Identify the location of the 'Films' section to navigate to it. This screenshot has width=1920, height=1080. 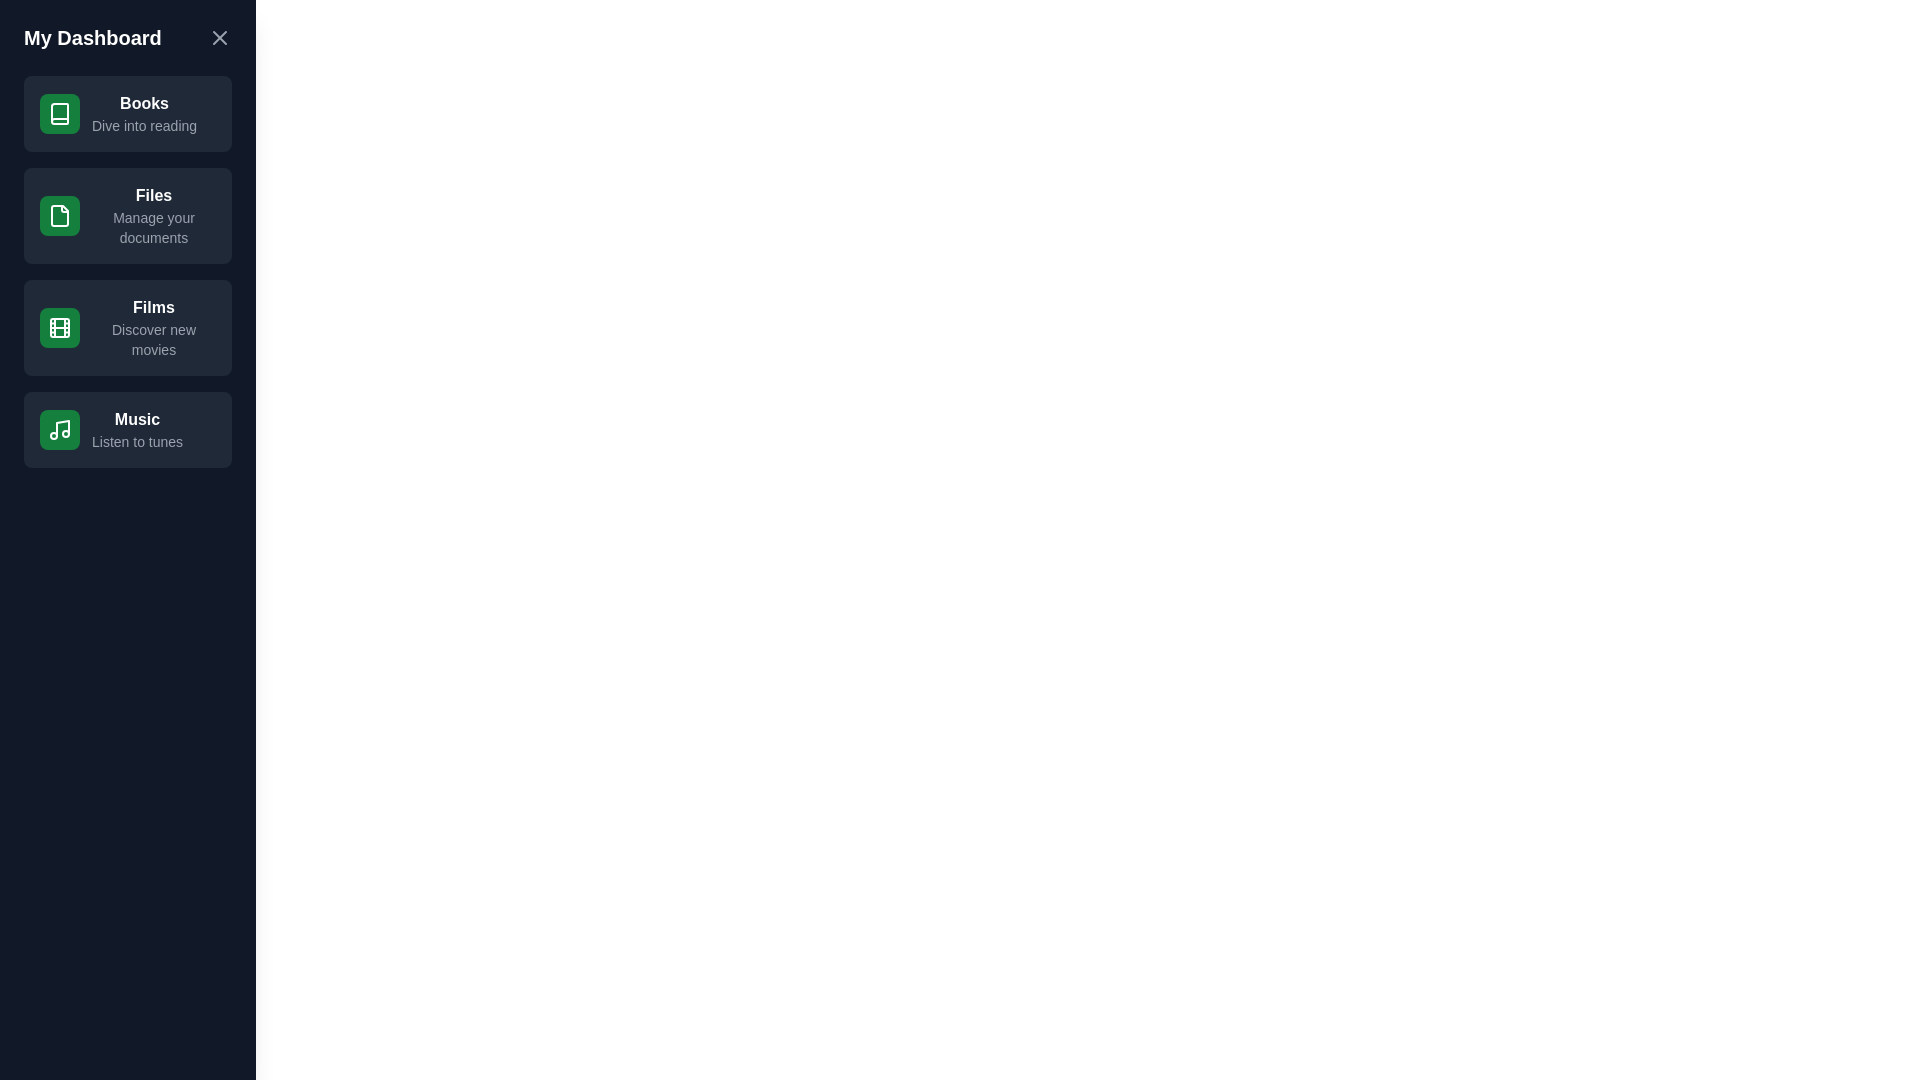
(127, 326).